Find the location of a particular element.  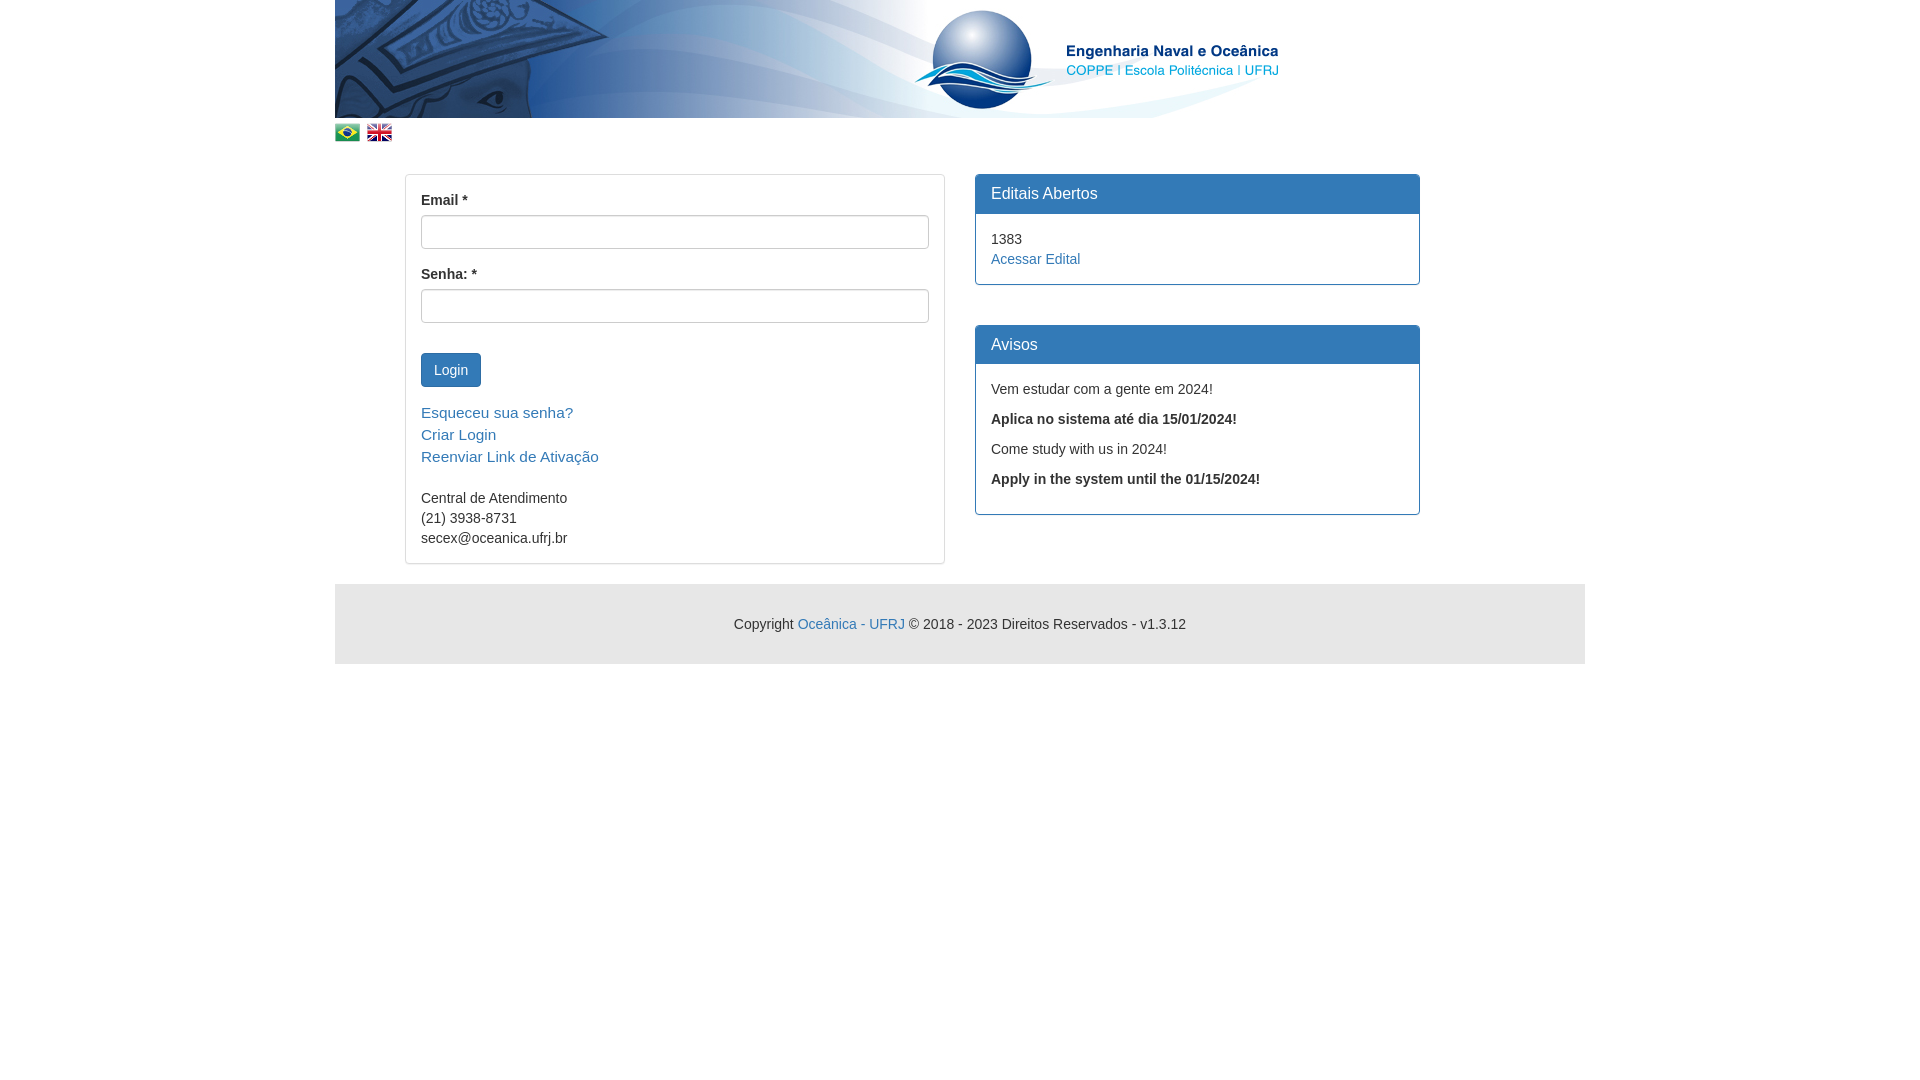

'Acessar Edital' is located at coordinates (1035, 257).